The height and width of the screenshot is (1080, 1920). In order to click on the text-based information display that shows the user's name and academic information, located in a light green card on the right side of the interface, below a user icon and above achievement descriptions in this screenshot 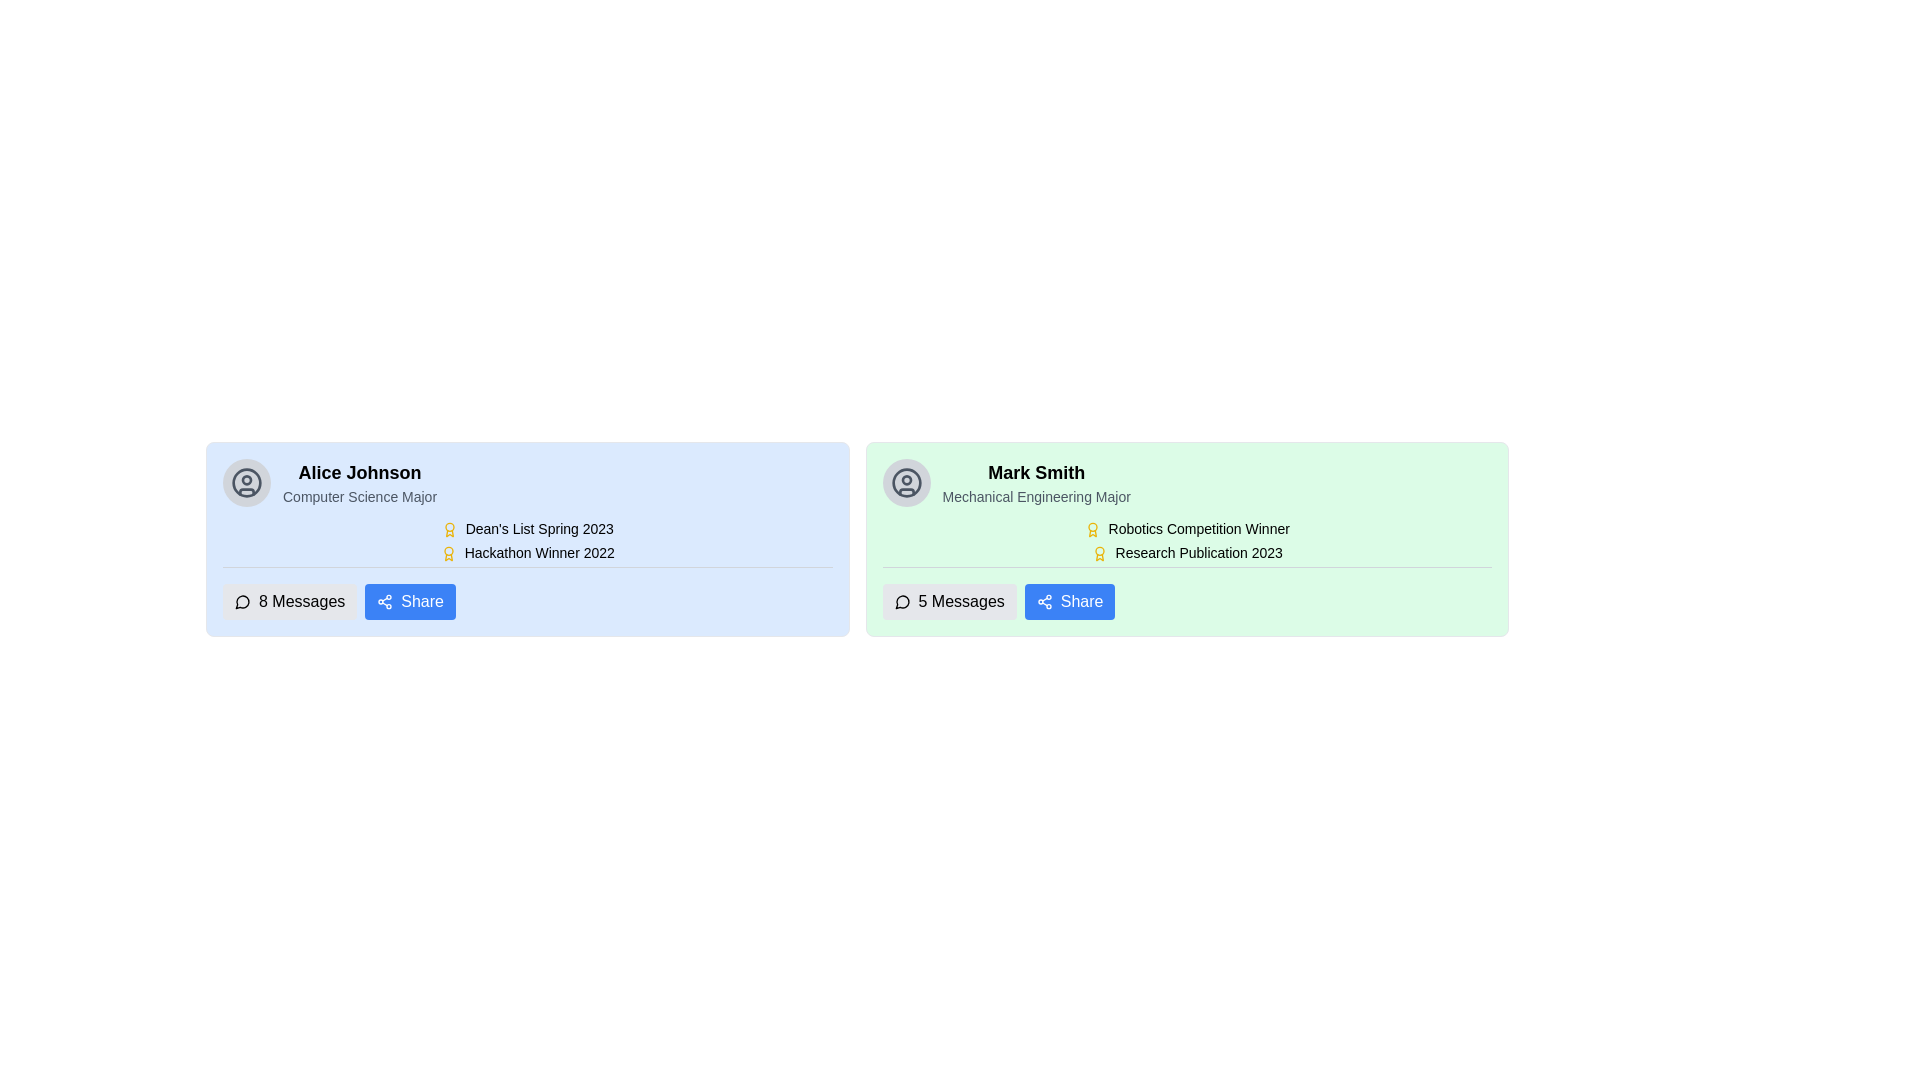, I will do `click(1036, 482)`.